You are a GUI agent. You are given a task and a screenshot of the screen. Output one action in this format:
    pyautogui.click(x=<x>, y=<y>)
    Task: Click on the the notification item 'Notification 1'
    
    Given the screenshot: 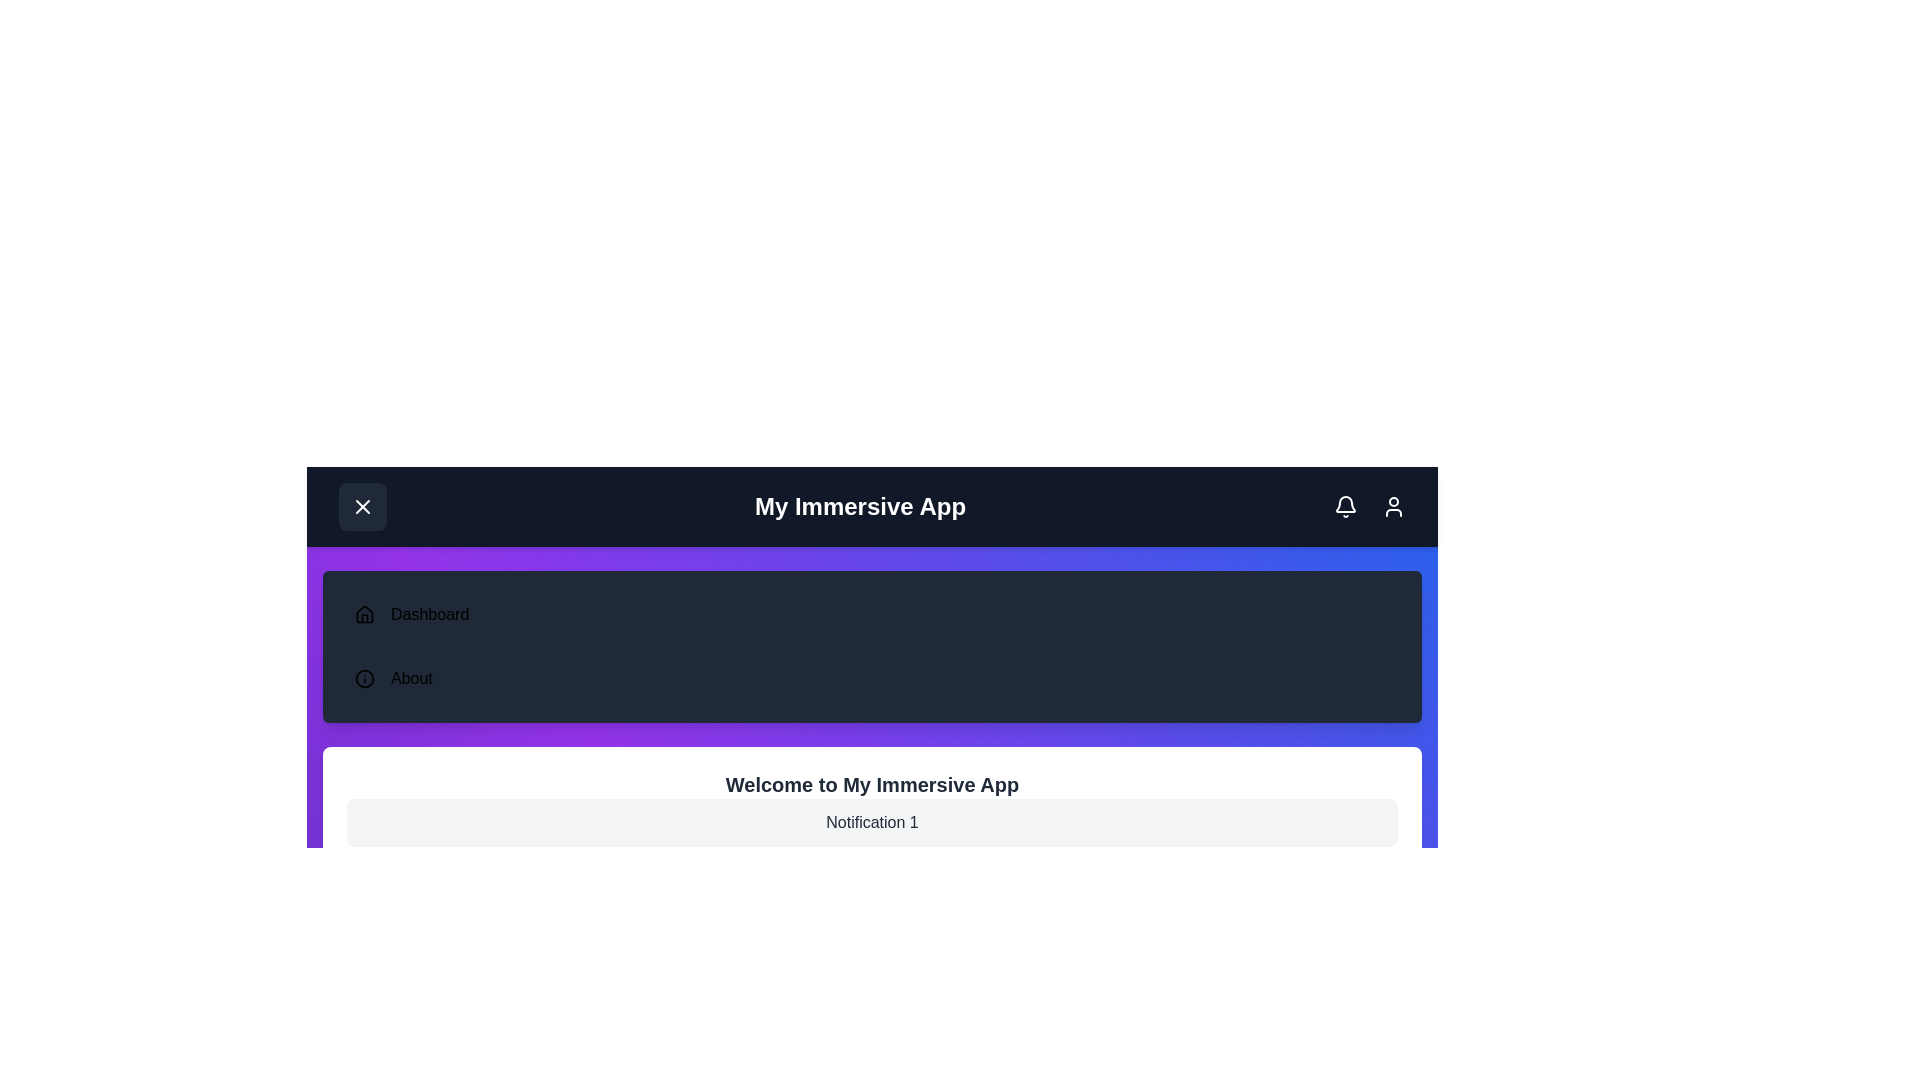 What is the action you would take?
    pyautogui.click(x=872, y=822)
    